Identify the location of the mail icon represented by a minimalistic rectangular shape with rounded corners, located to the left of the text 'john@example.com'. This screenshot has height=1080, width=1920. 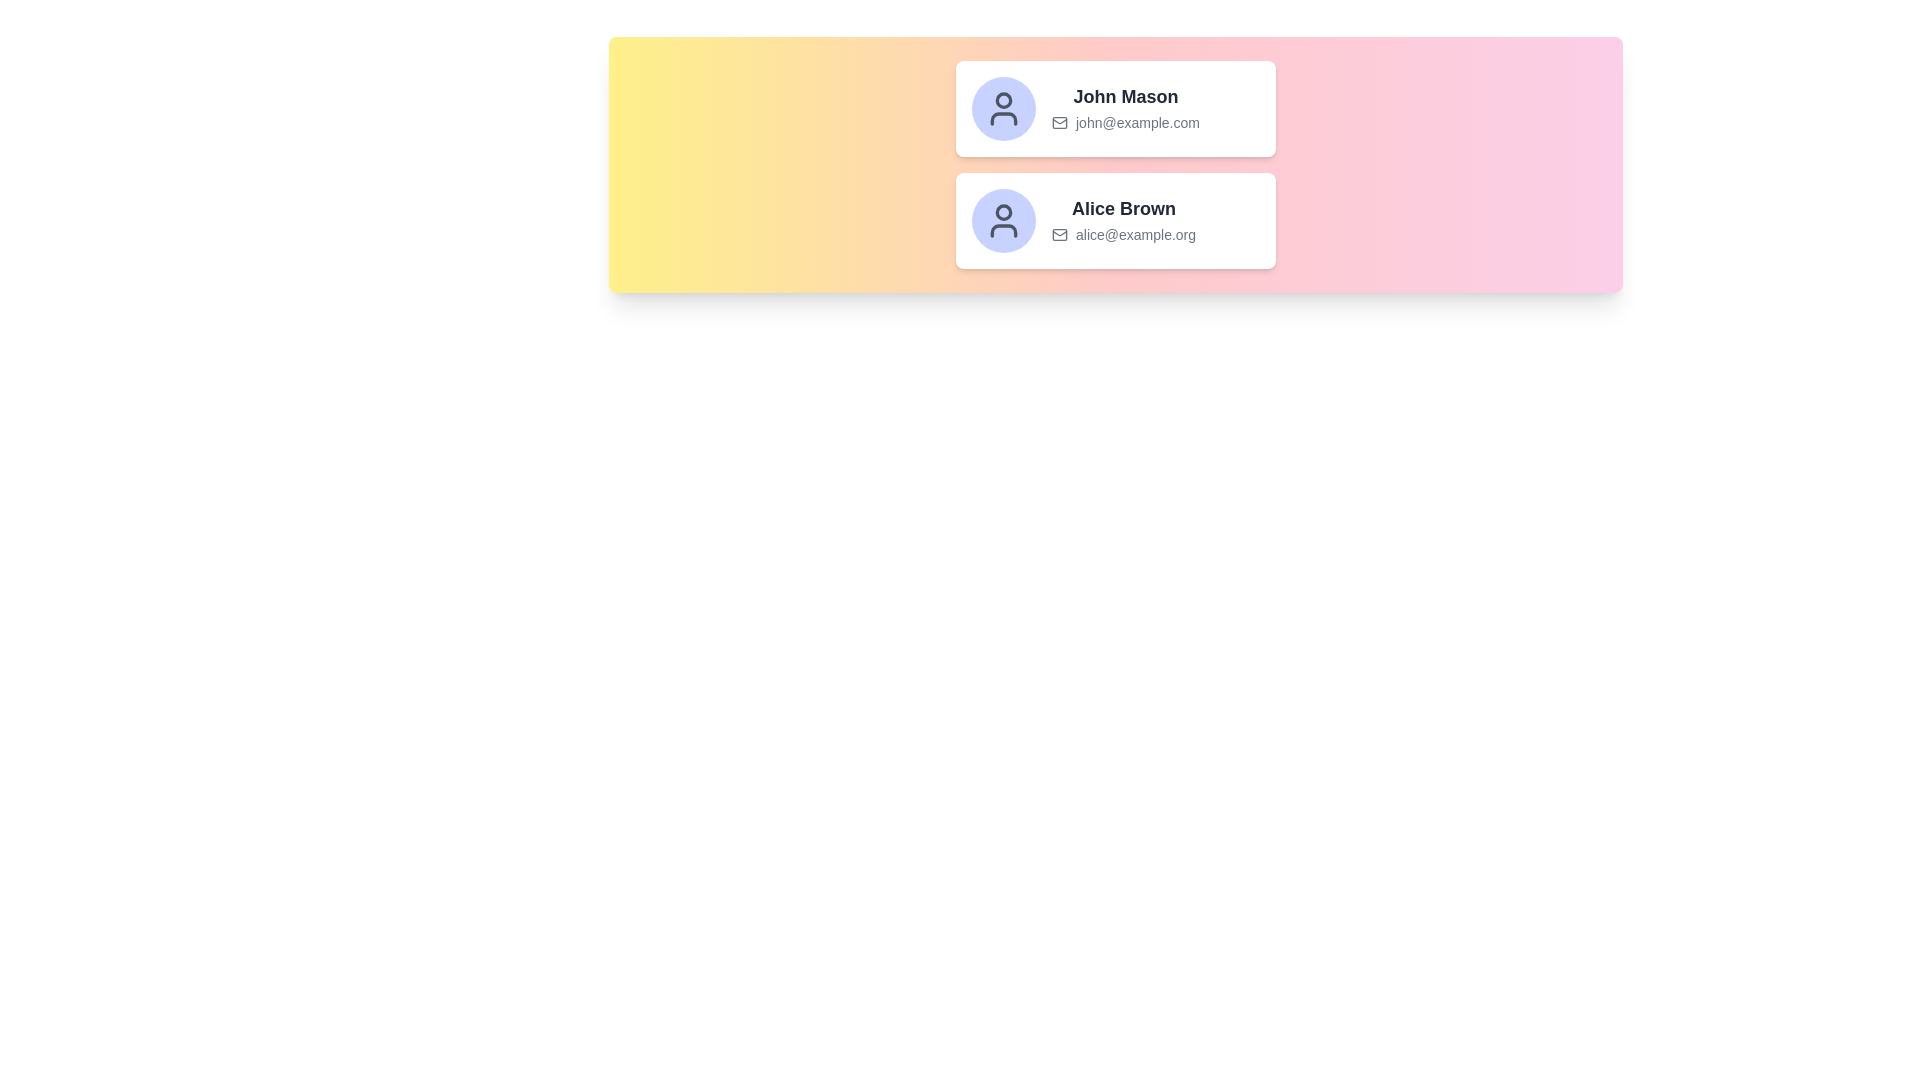
(1059, 122).